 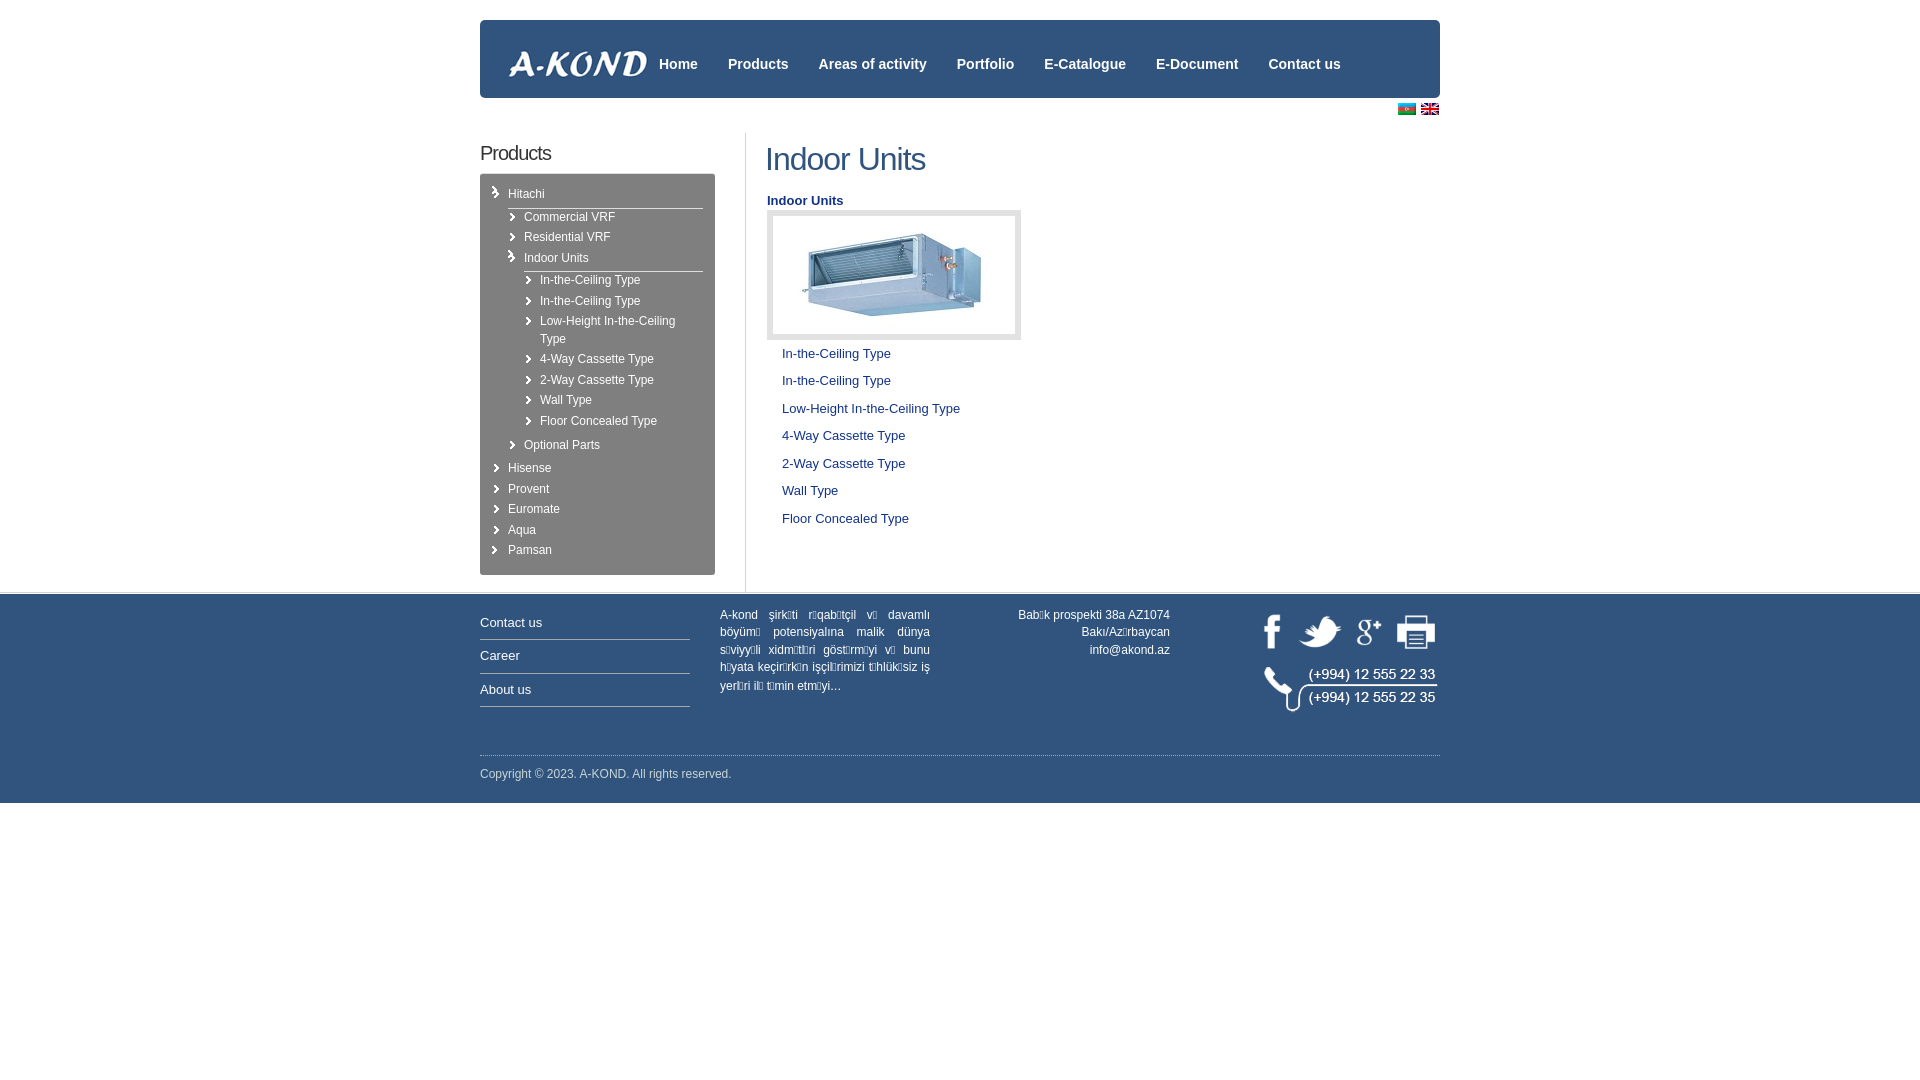 I want to click on 'Contact us', so click(x=510, y=621).